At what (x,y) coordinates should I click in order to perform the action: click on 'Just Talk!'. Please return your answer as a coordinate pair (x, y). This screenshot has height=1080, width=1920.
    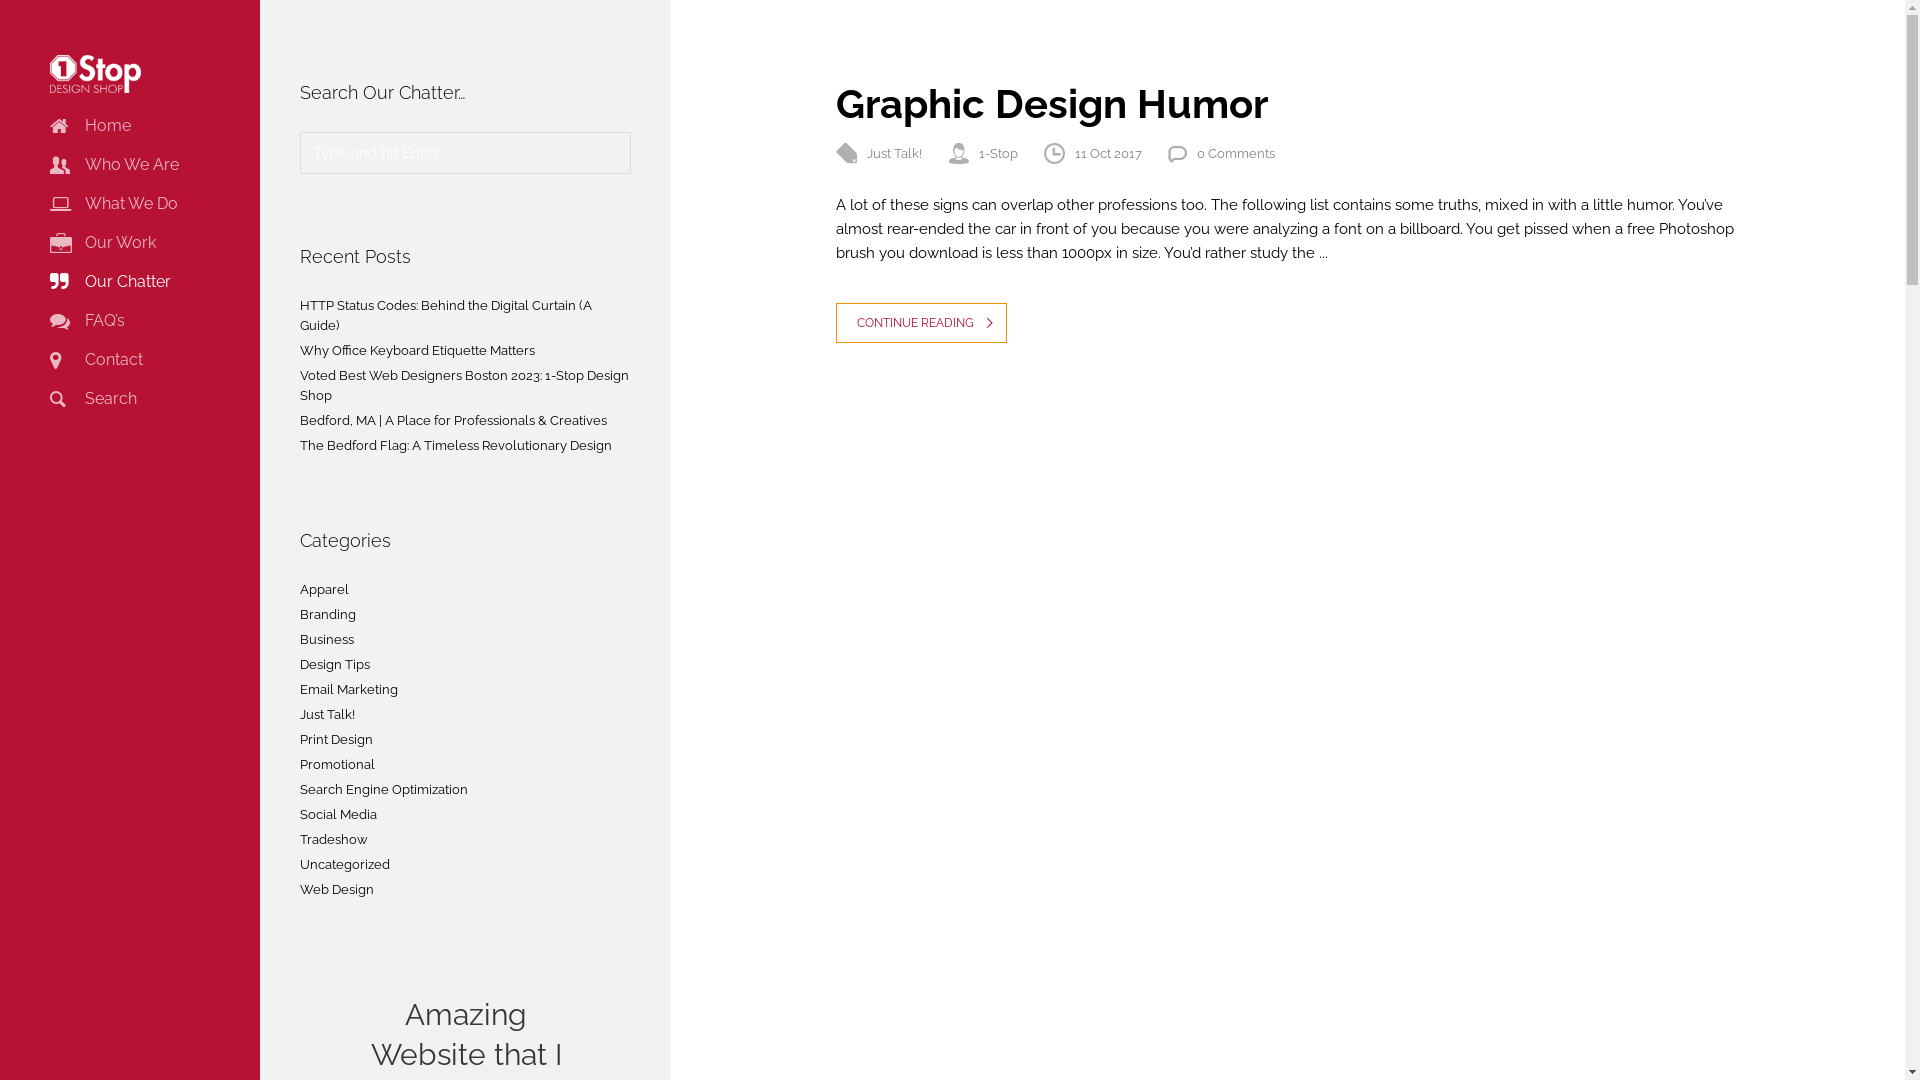
    Looking at the image, I should click on (893, 152).